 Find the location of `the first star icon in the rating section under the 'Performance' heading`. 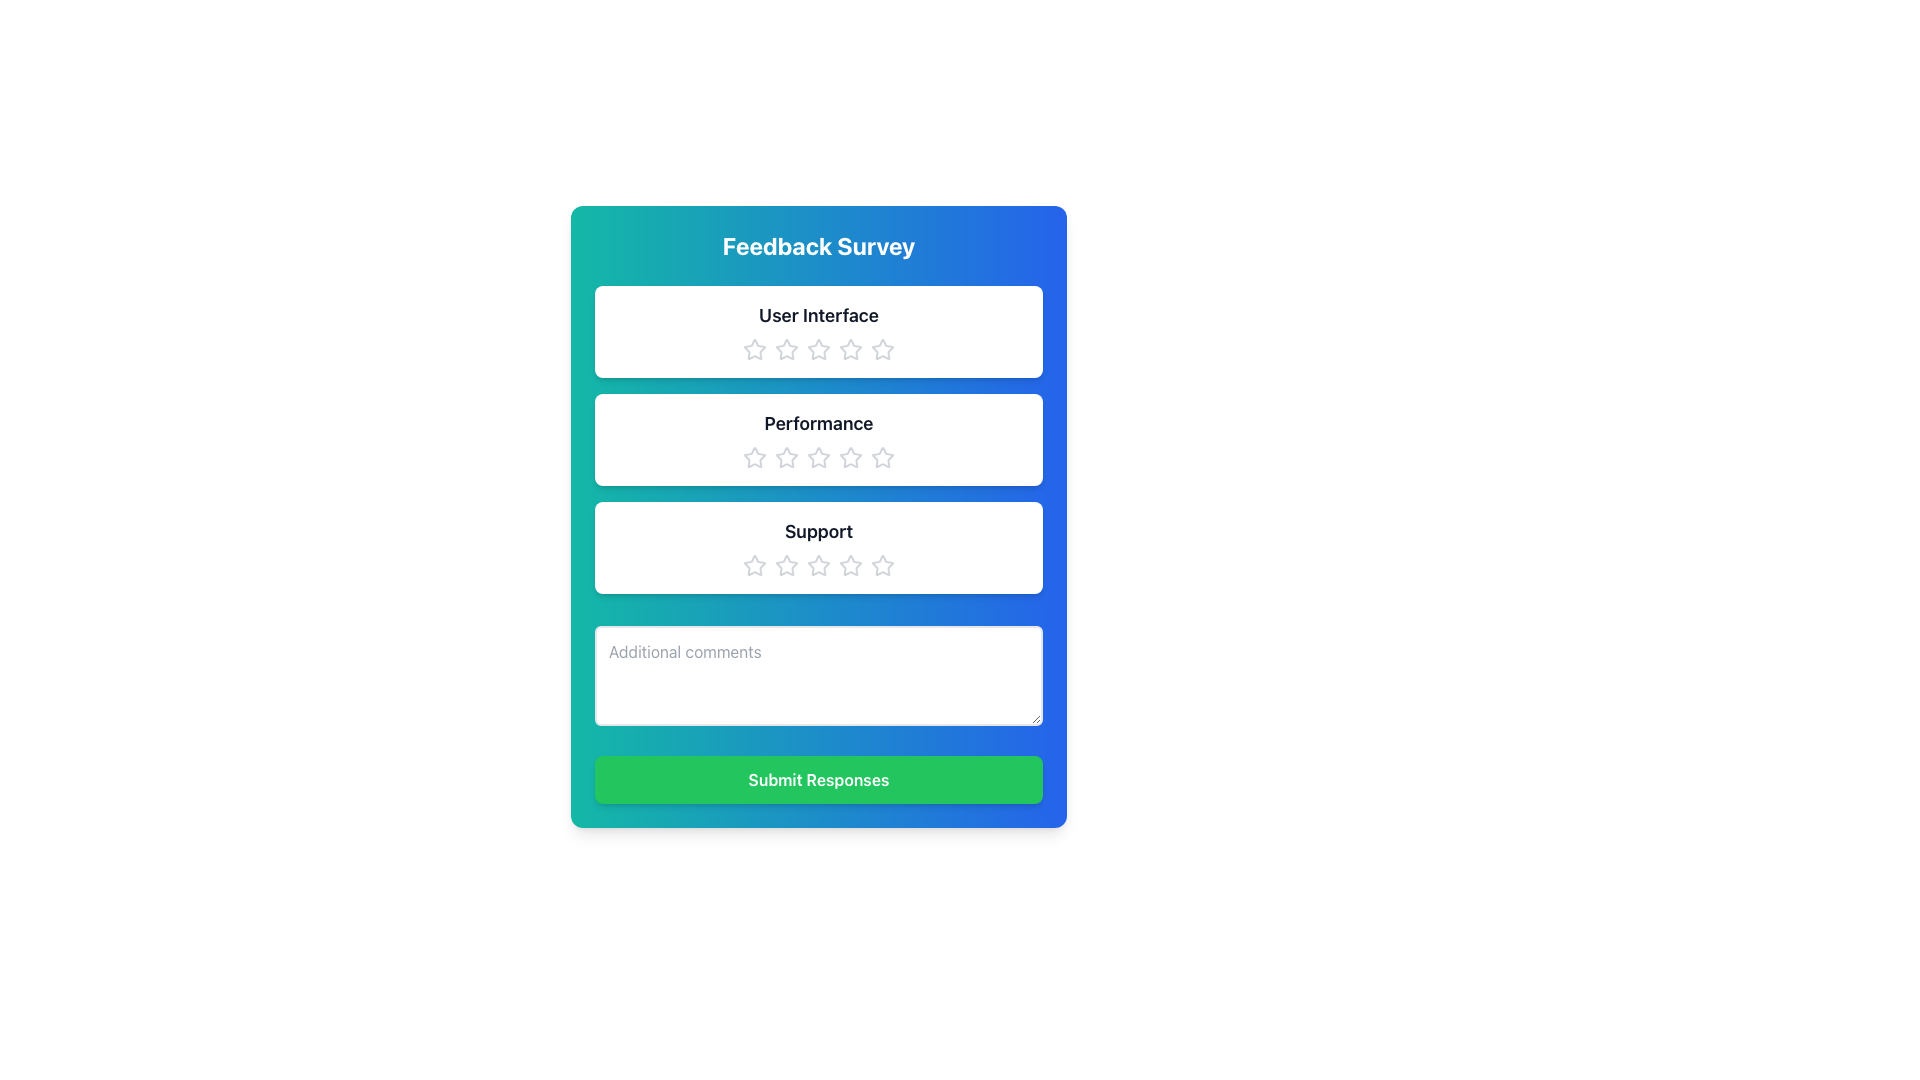

the first star icon in the rating section under the 'Performance' heading is located at coordinates (753, 458).